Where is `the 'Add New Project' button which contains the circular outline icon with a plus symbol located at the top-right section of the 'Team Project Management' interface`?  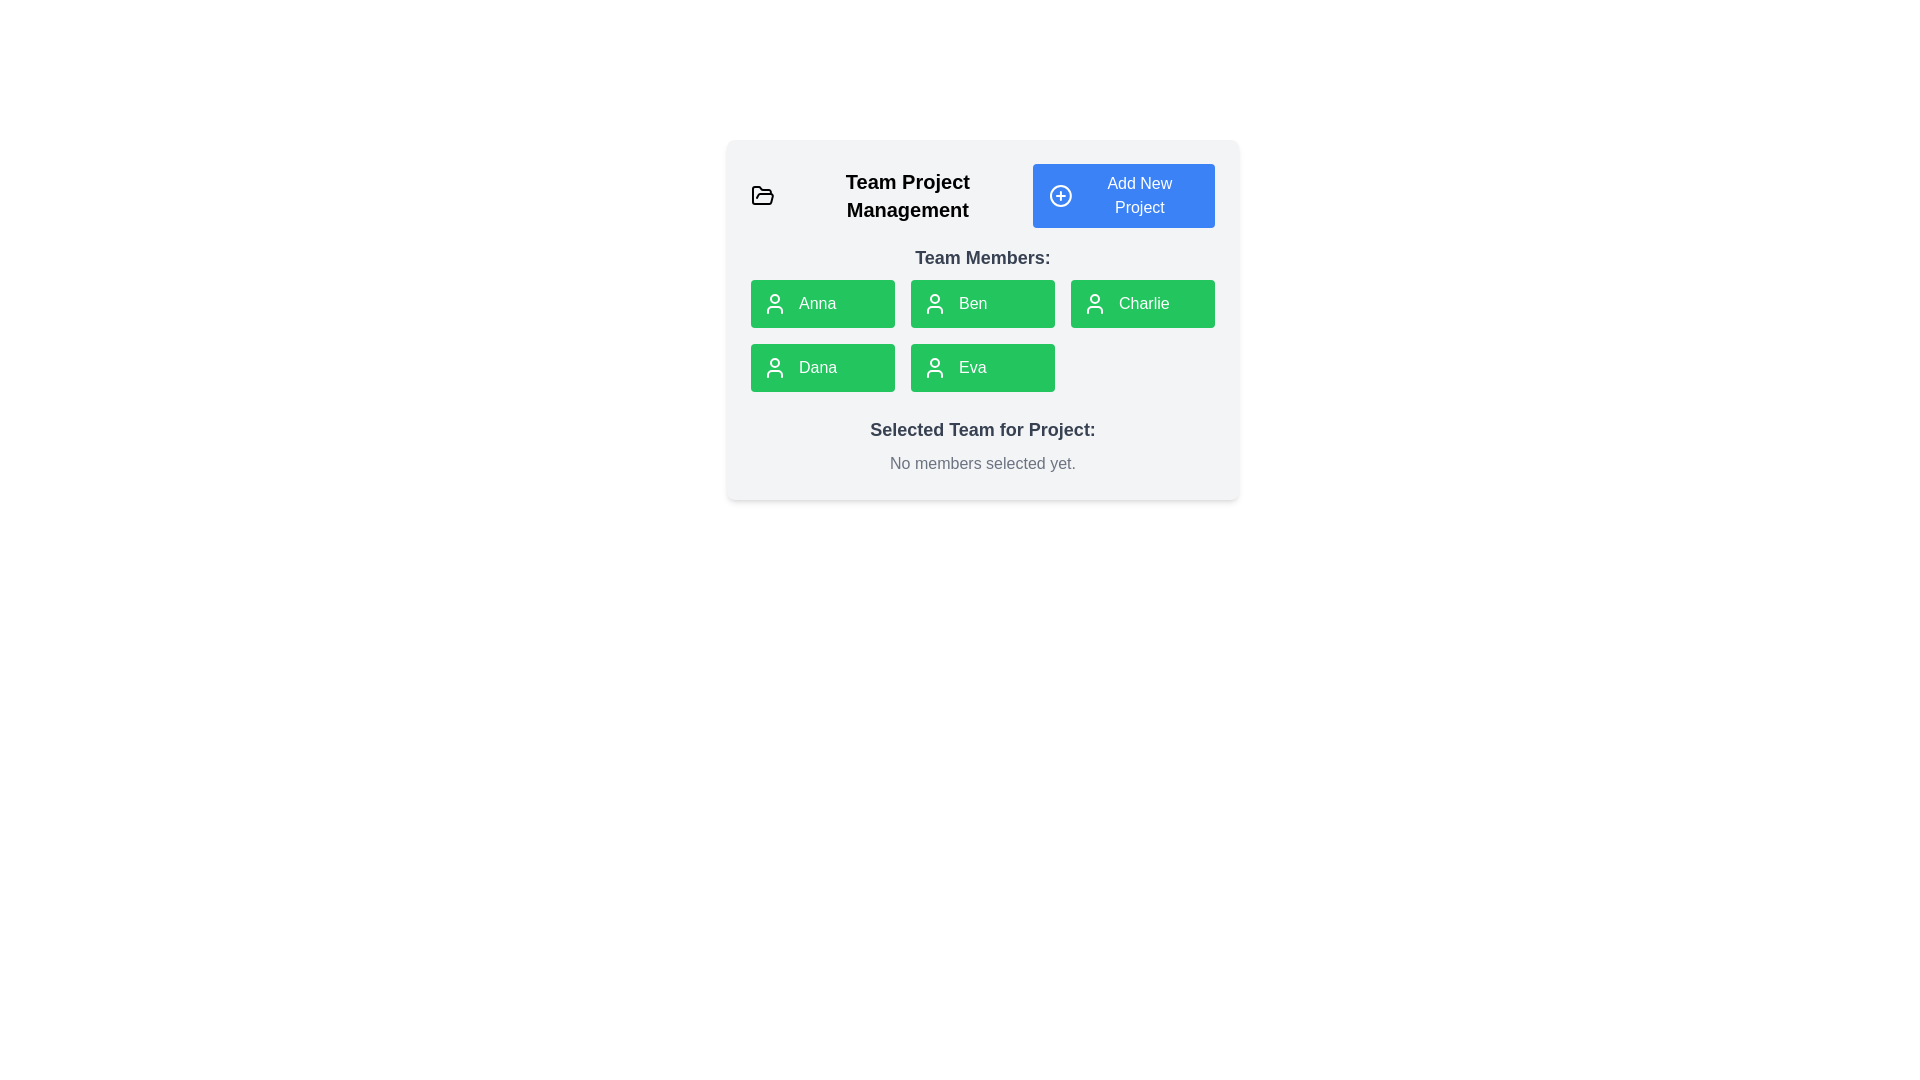 the 'Add New Project' button which contains the circular outline icon with a plus symbol located at the top-right section of the 'Team Project Management' interface is located at coordinates (1059, 196).